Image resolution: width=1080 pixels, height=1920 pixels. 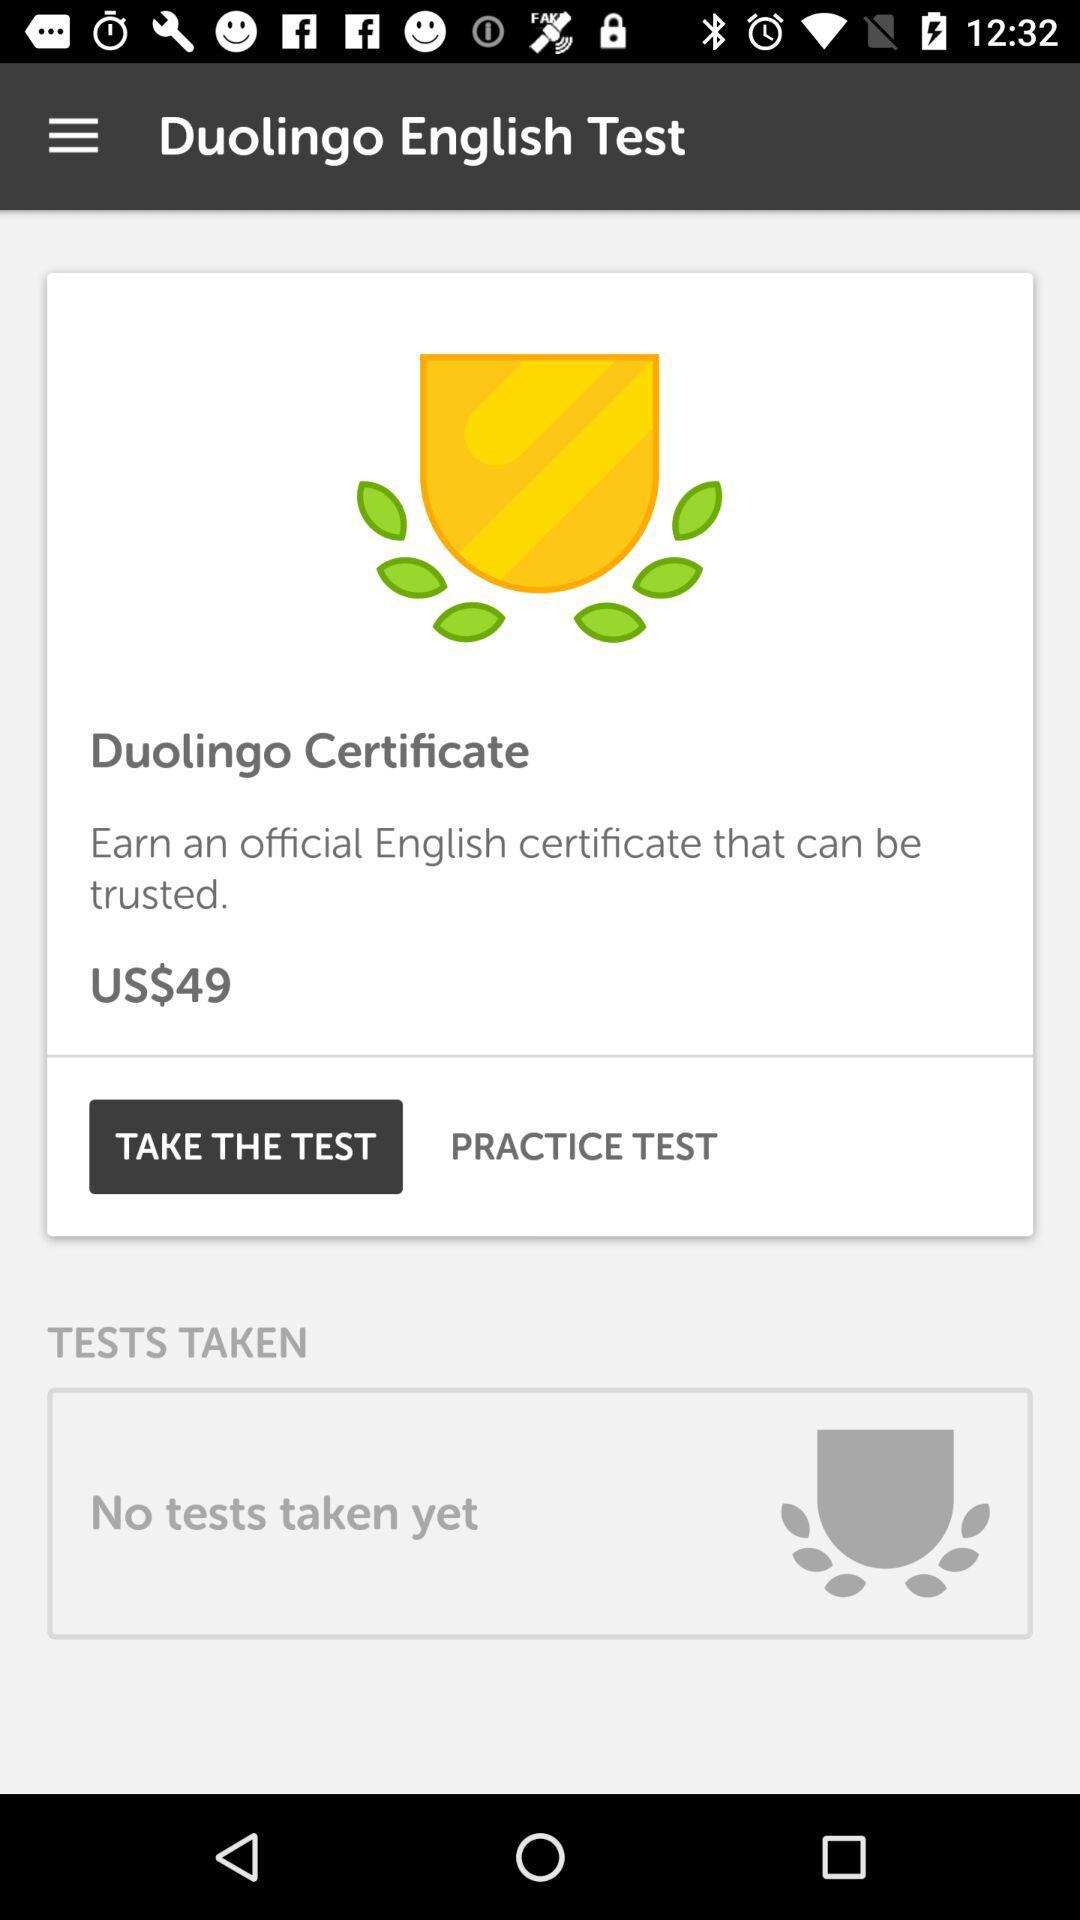 What do you see at coordinates (245, 1146) in the screenshot?
I see `the item on the left` at bounding box center [245, 1146].